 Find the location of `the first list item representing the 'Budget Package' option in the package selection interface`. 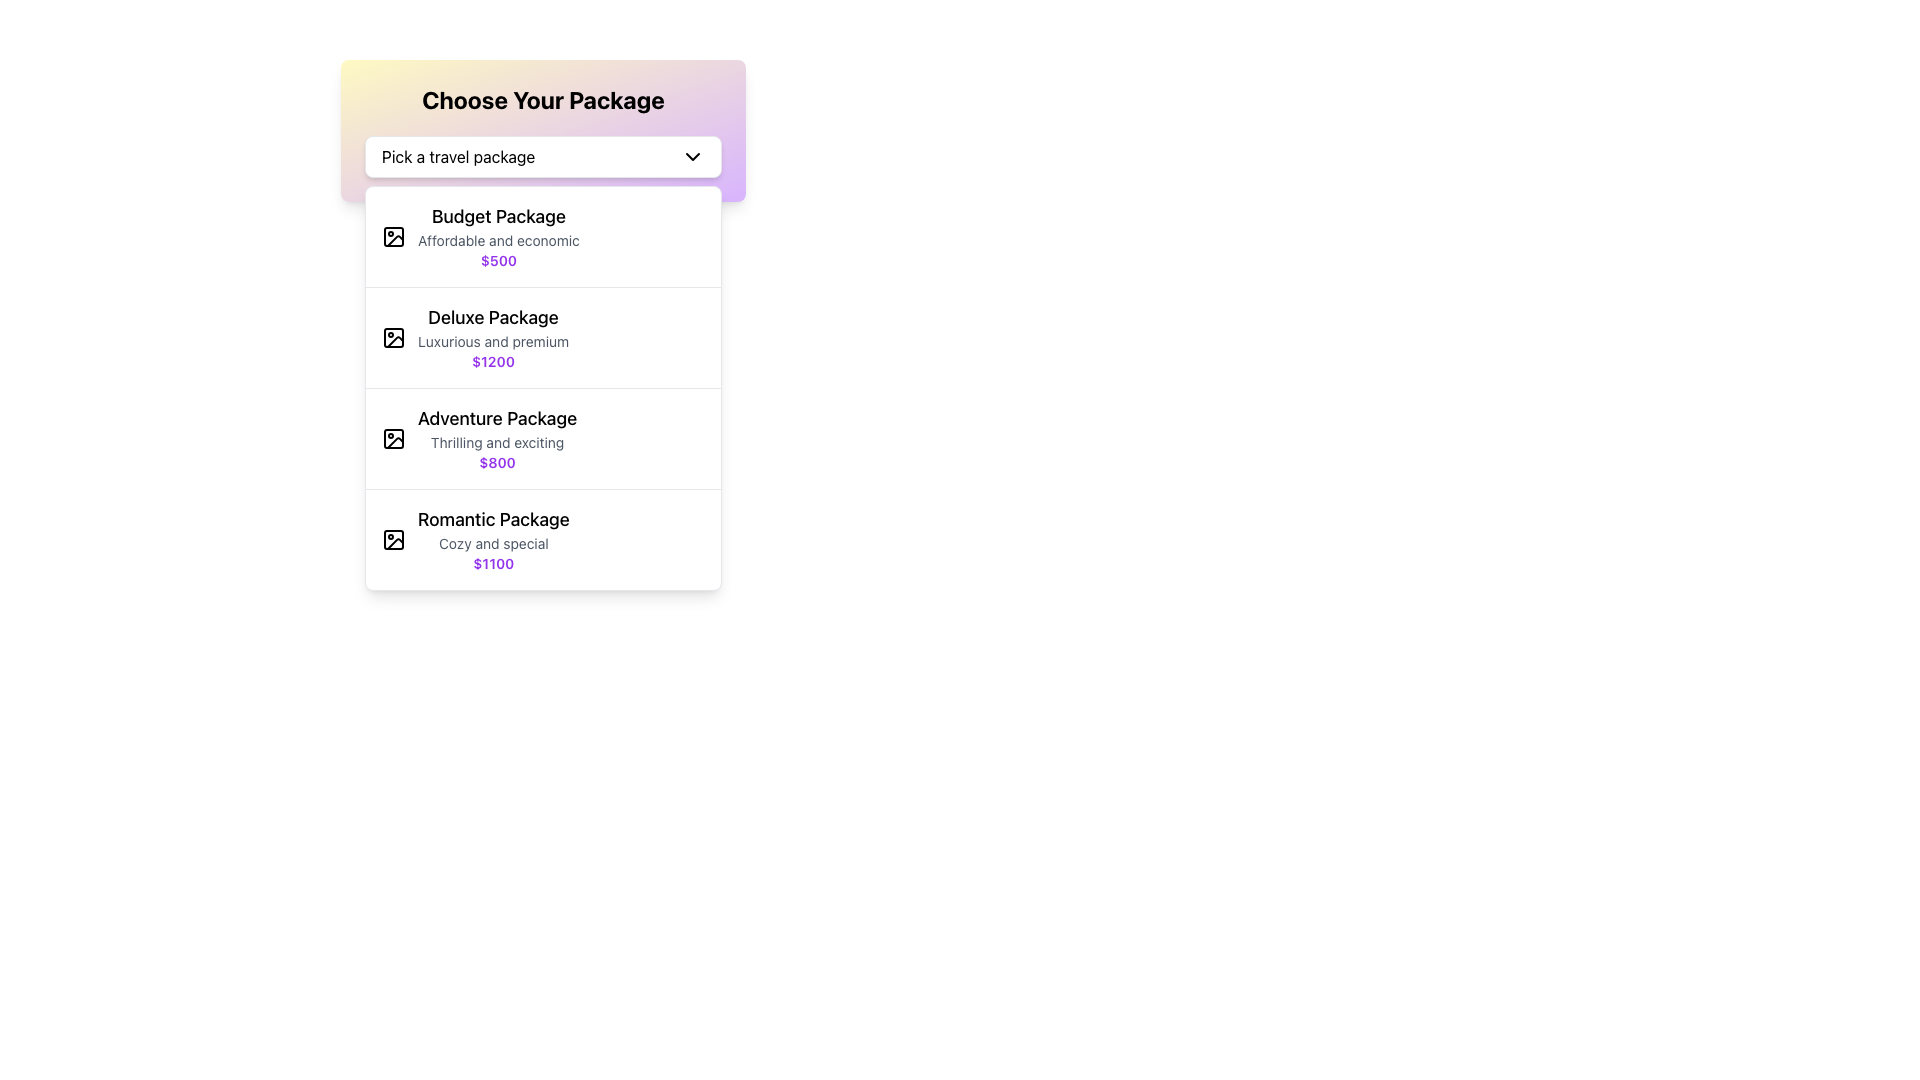

the first list item representing the 'Budget Package' option in the package selection interface is located at coordinates (543, 236).